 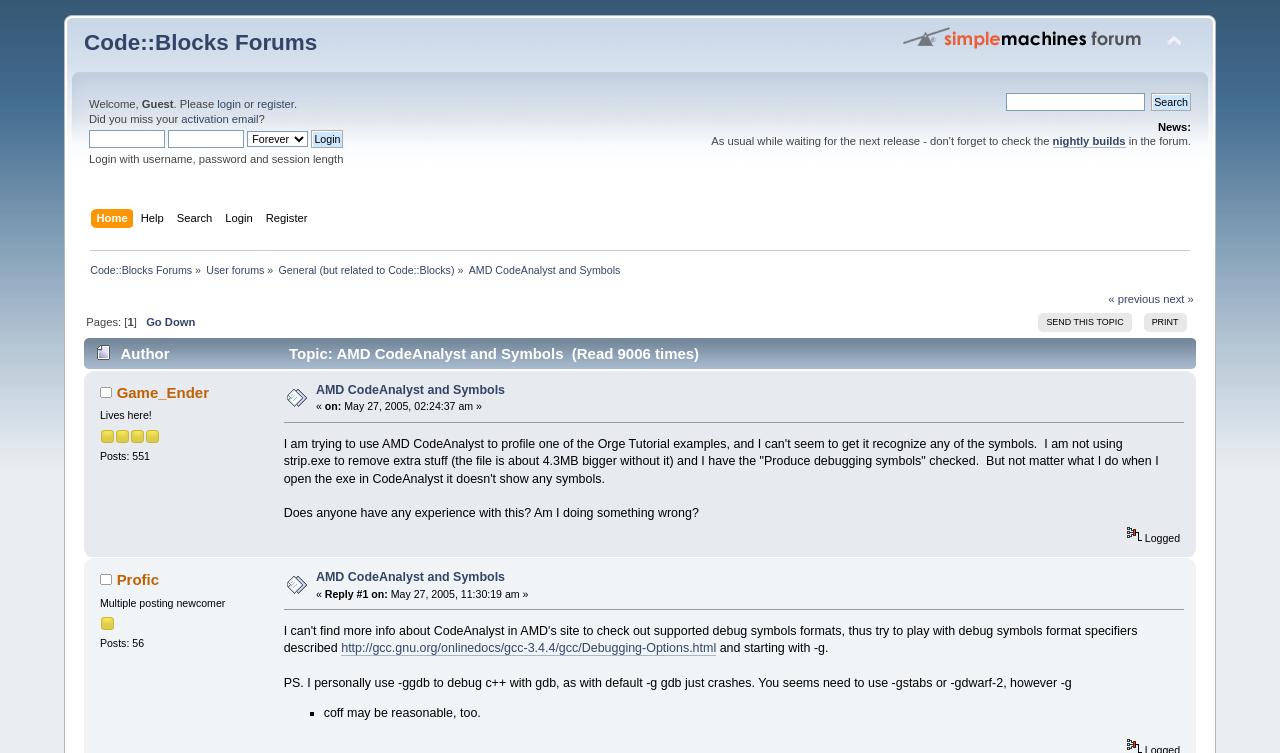 What do you see at coordinates (134, 117) in the screenshot?
I see `'Did you miss your'` at bounding box center [134, 117].